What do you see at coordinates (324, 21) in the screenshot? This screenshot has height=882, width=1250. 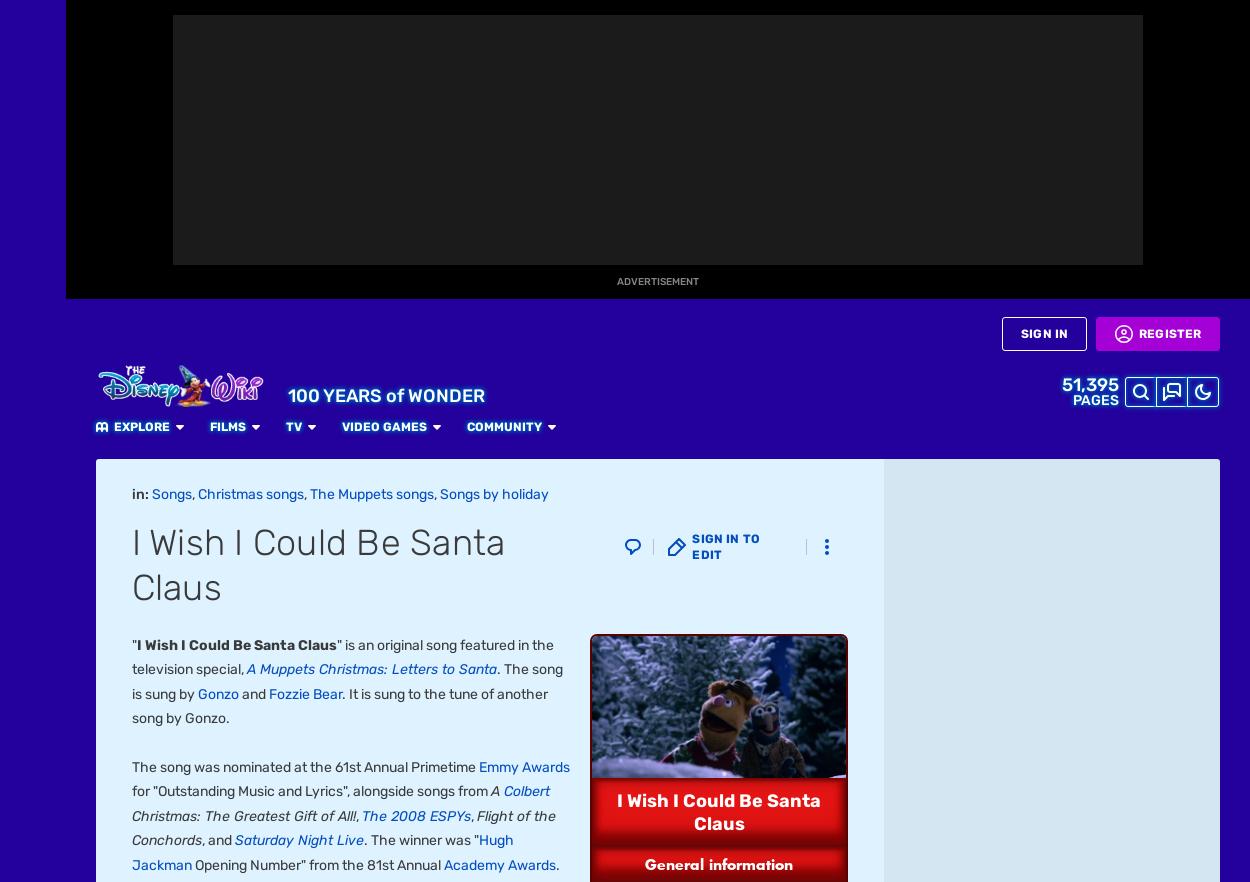 I see `'Explore'` at bounding box center [324, 21].